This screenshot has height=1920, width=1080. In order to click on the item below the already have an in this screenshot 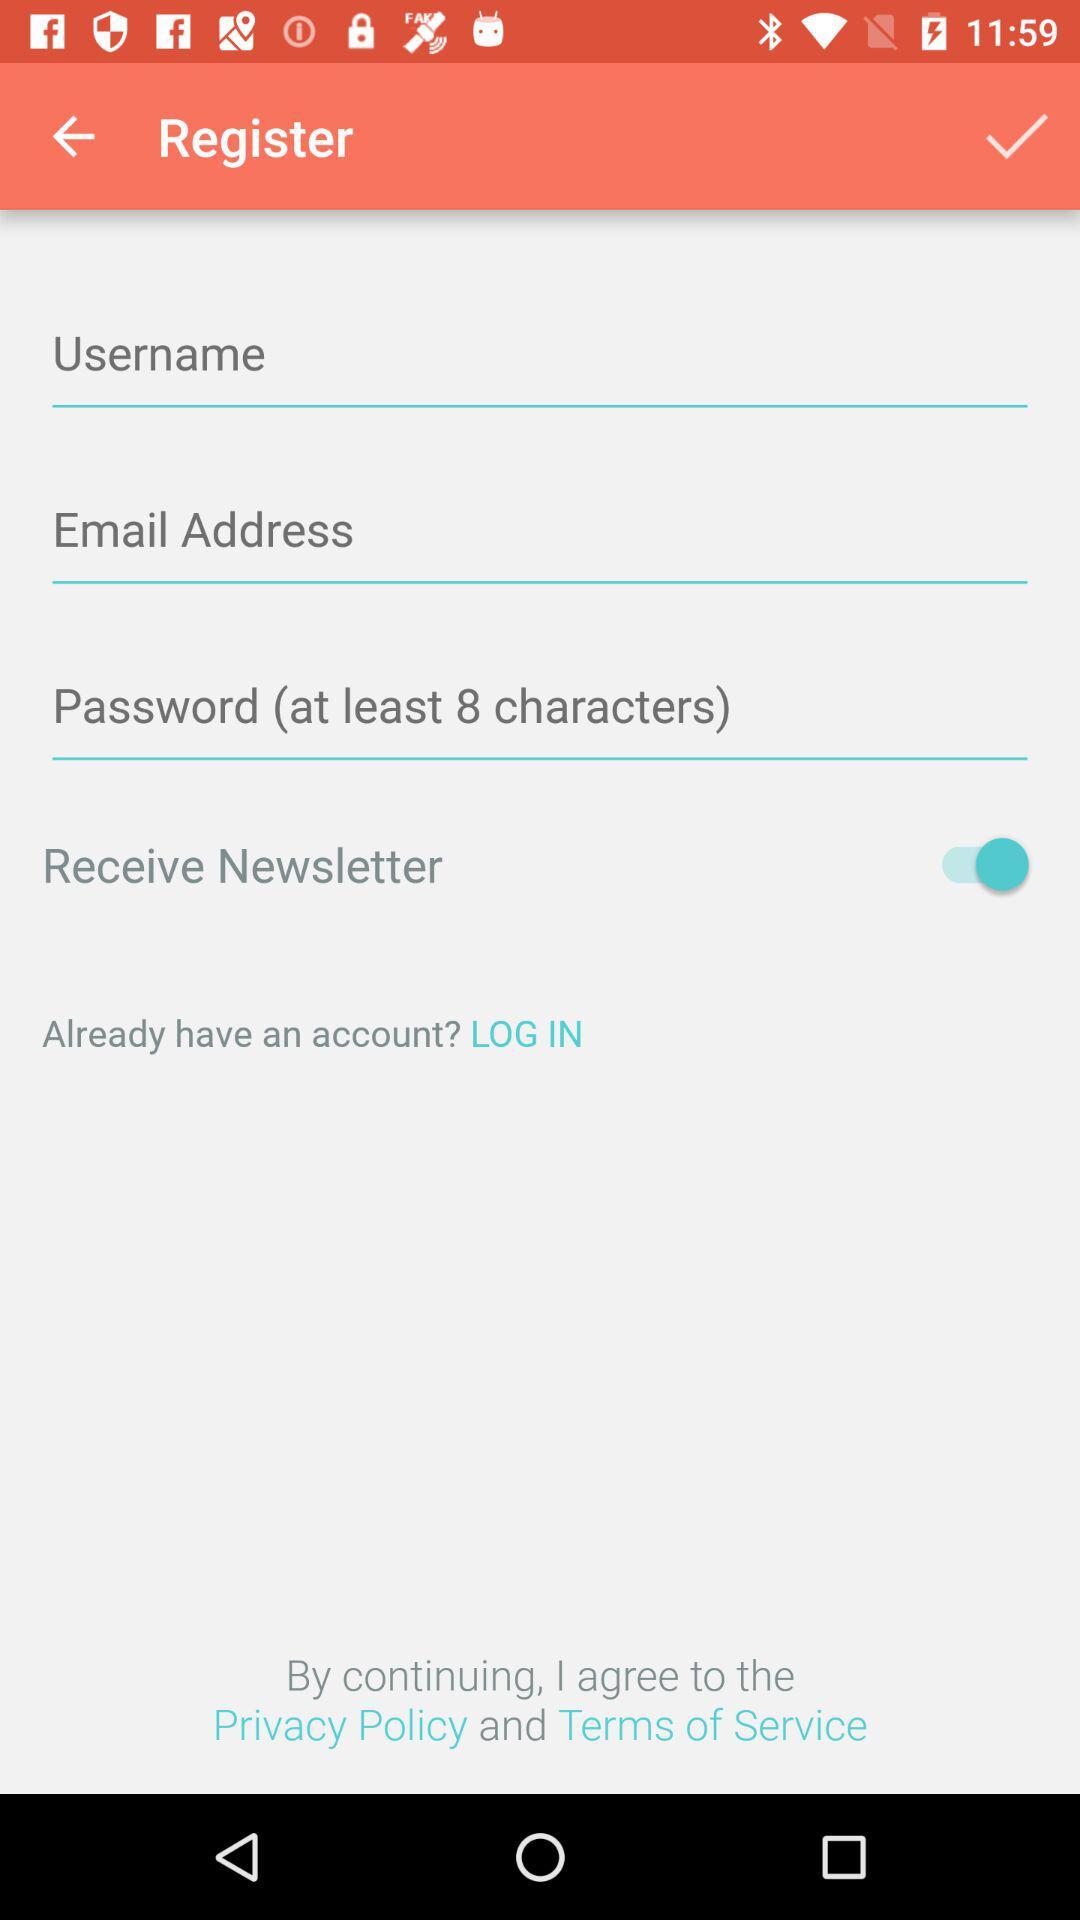, I will do `click(540, 1697)`.